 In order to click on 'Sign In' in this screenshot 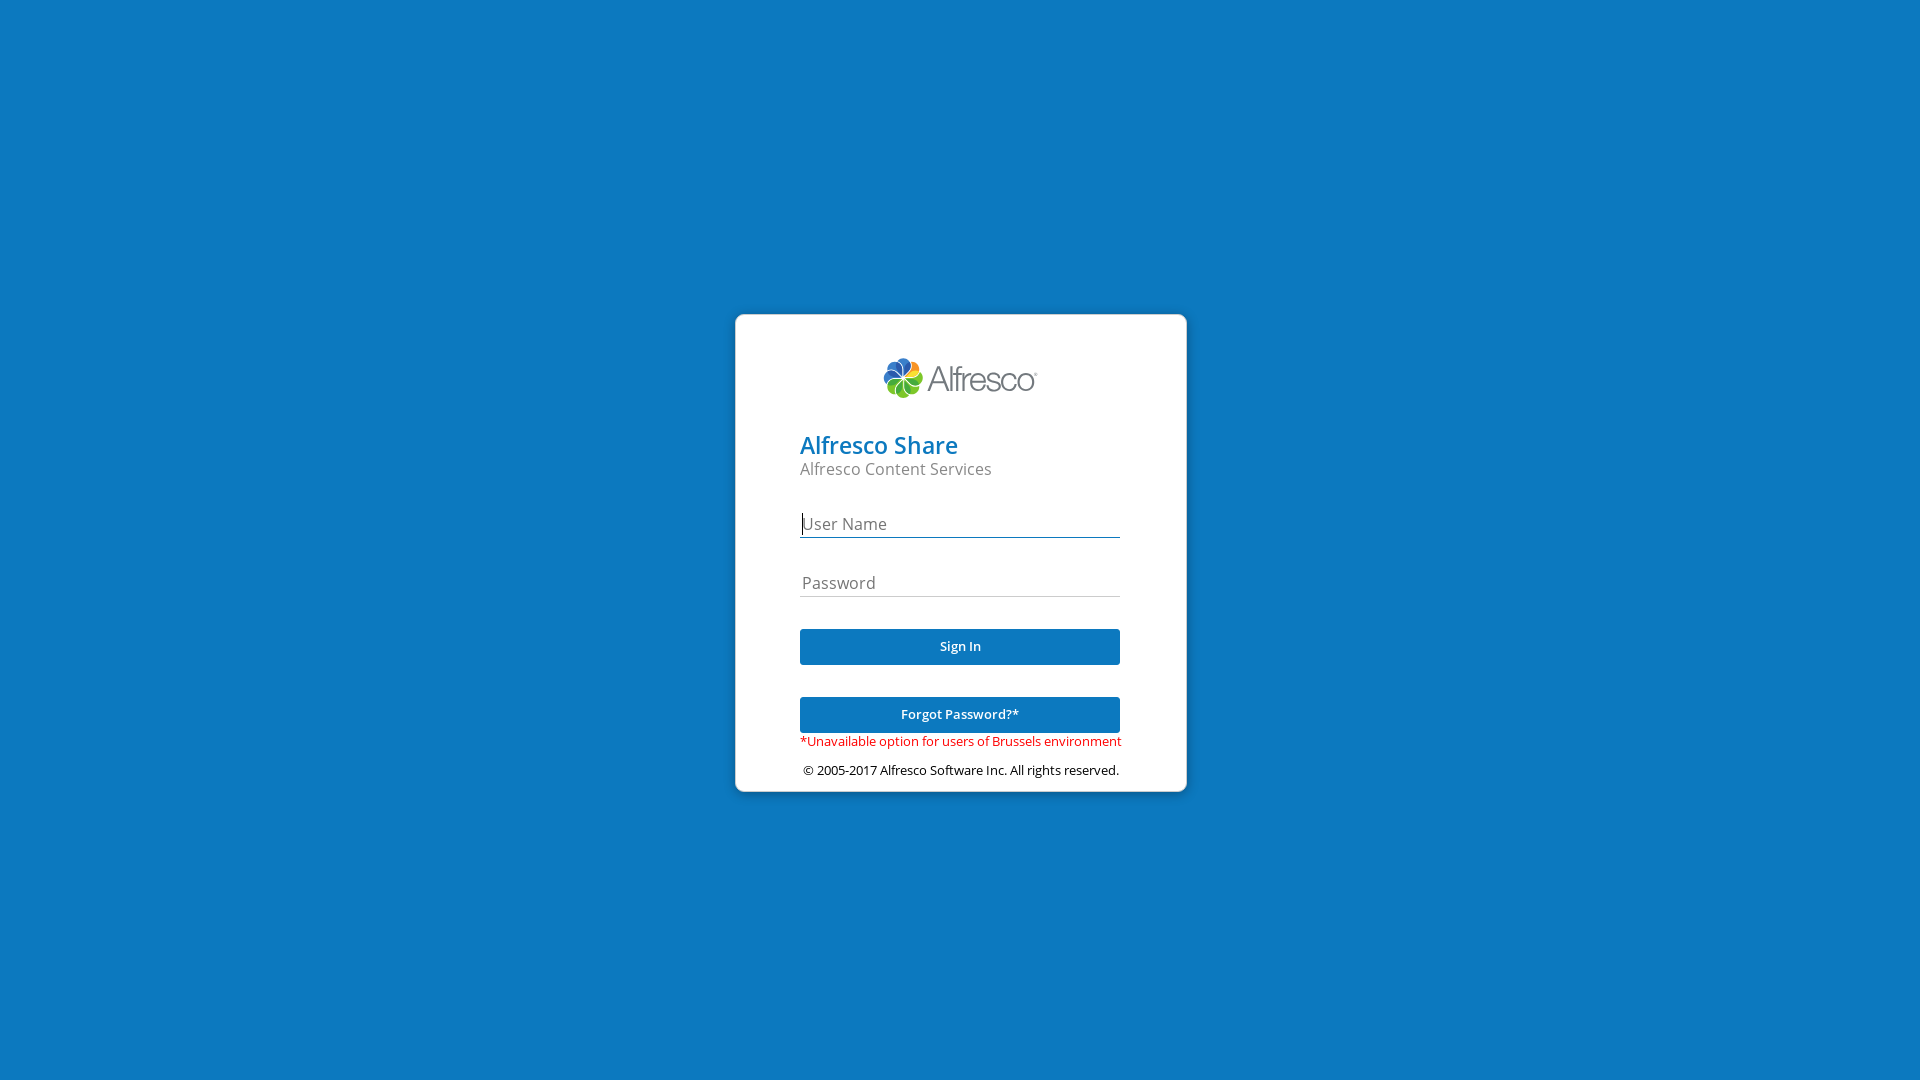, I will do `click(960, 647)`.